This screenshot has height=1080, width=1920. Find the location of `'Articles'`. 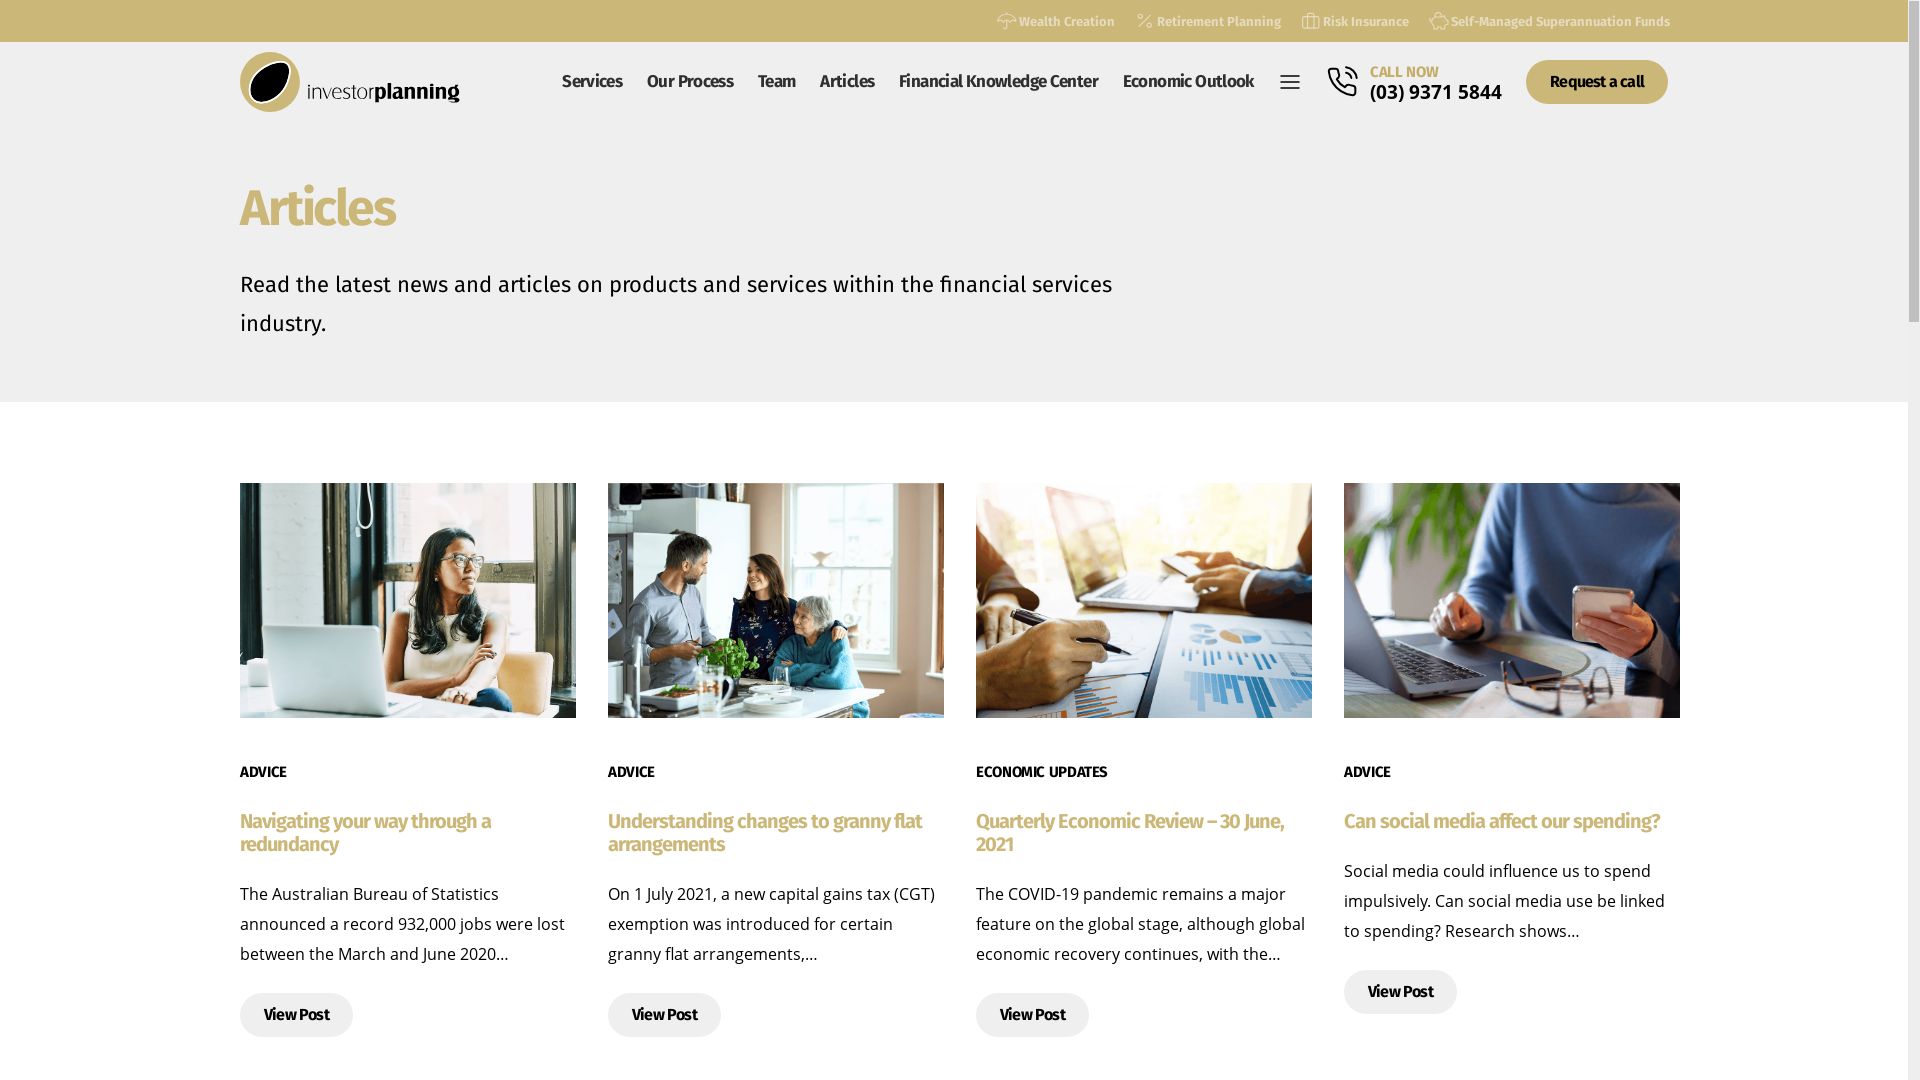

'Articles' is located at coordinates (847, 80).